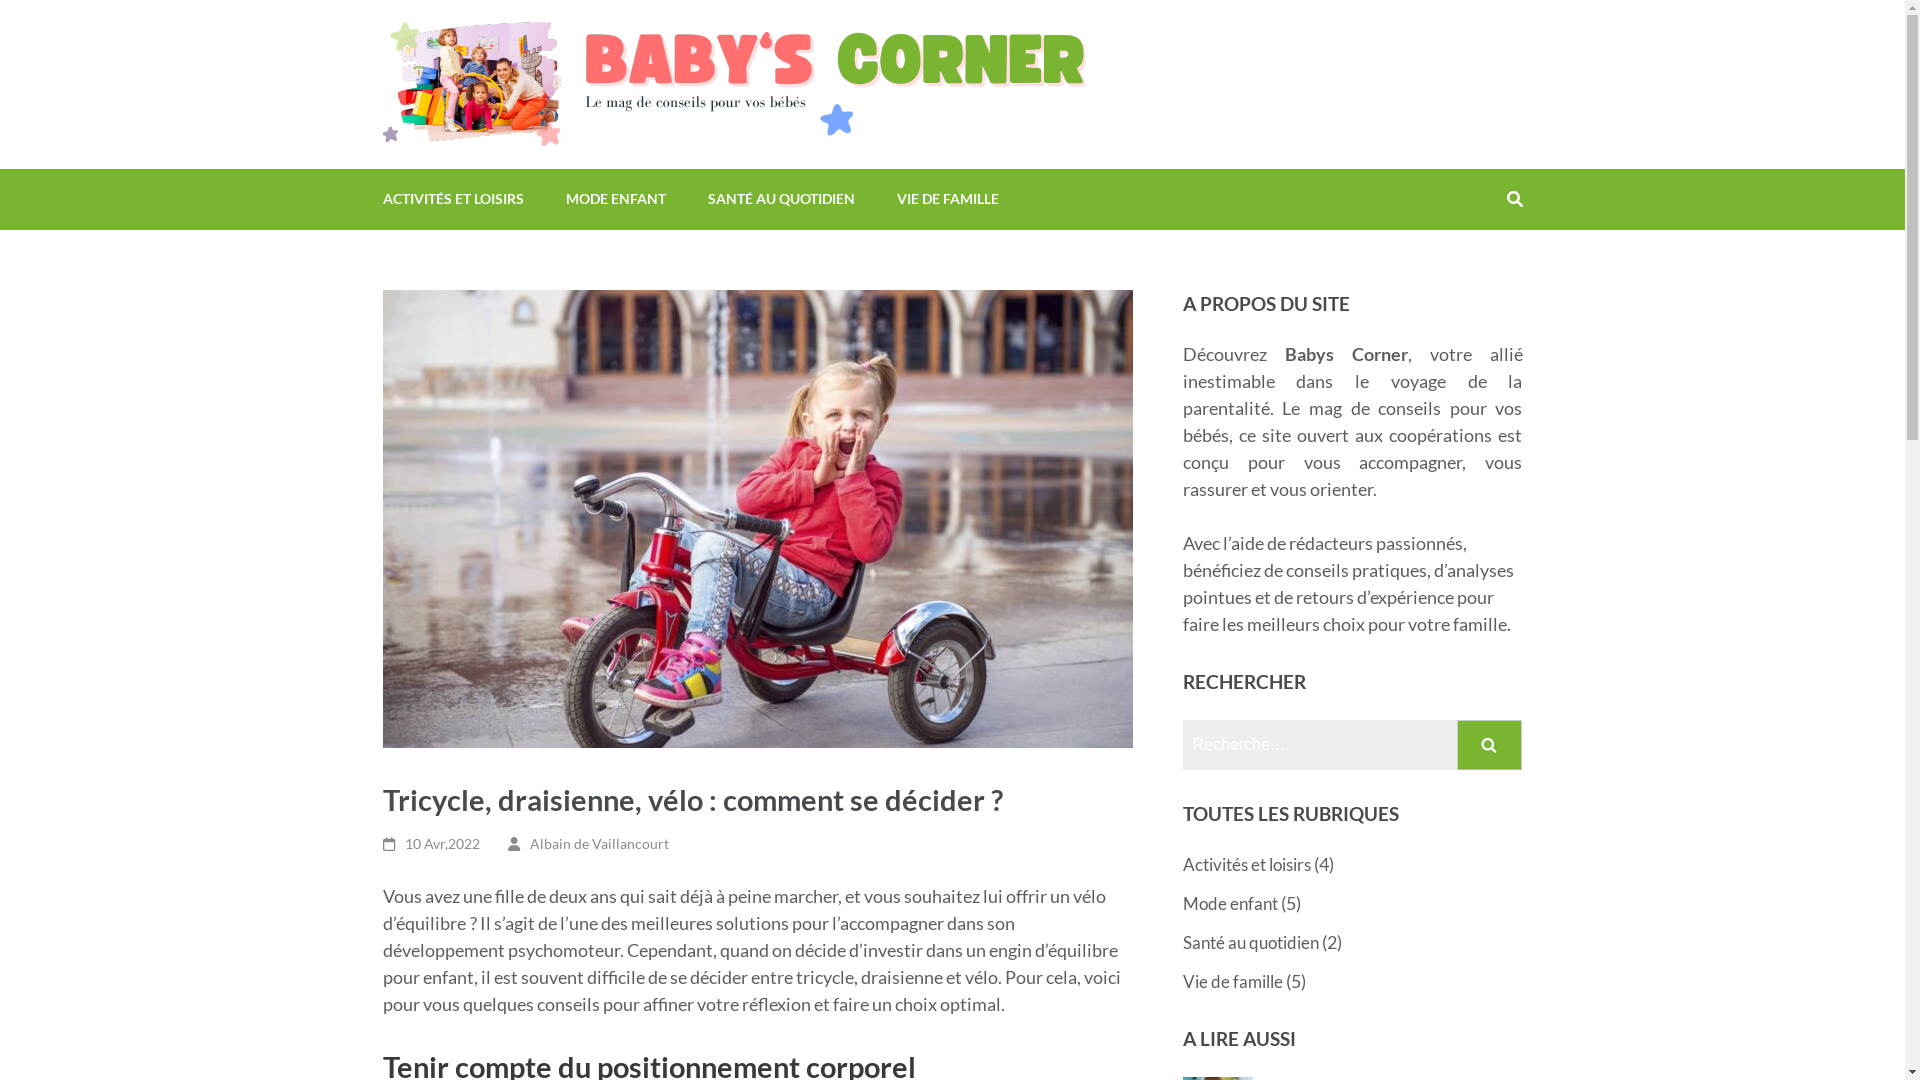 This screenshot has width=1920, height=1080. What do you see at coordinates (1232, 980) in the screenshot?
I see `'Vie de famille'` at bounding box center [1232, 980].